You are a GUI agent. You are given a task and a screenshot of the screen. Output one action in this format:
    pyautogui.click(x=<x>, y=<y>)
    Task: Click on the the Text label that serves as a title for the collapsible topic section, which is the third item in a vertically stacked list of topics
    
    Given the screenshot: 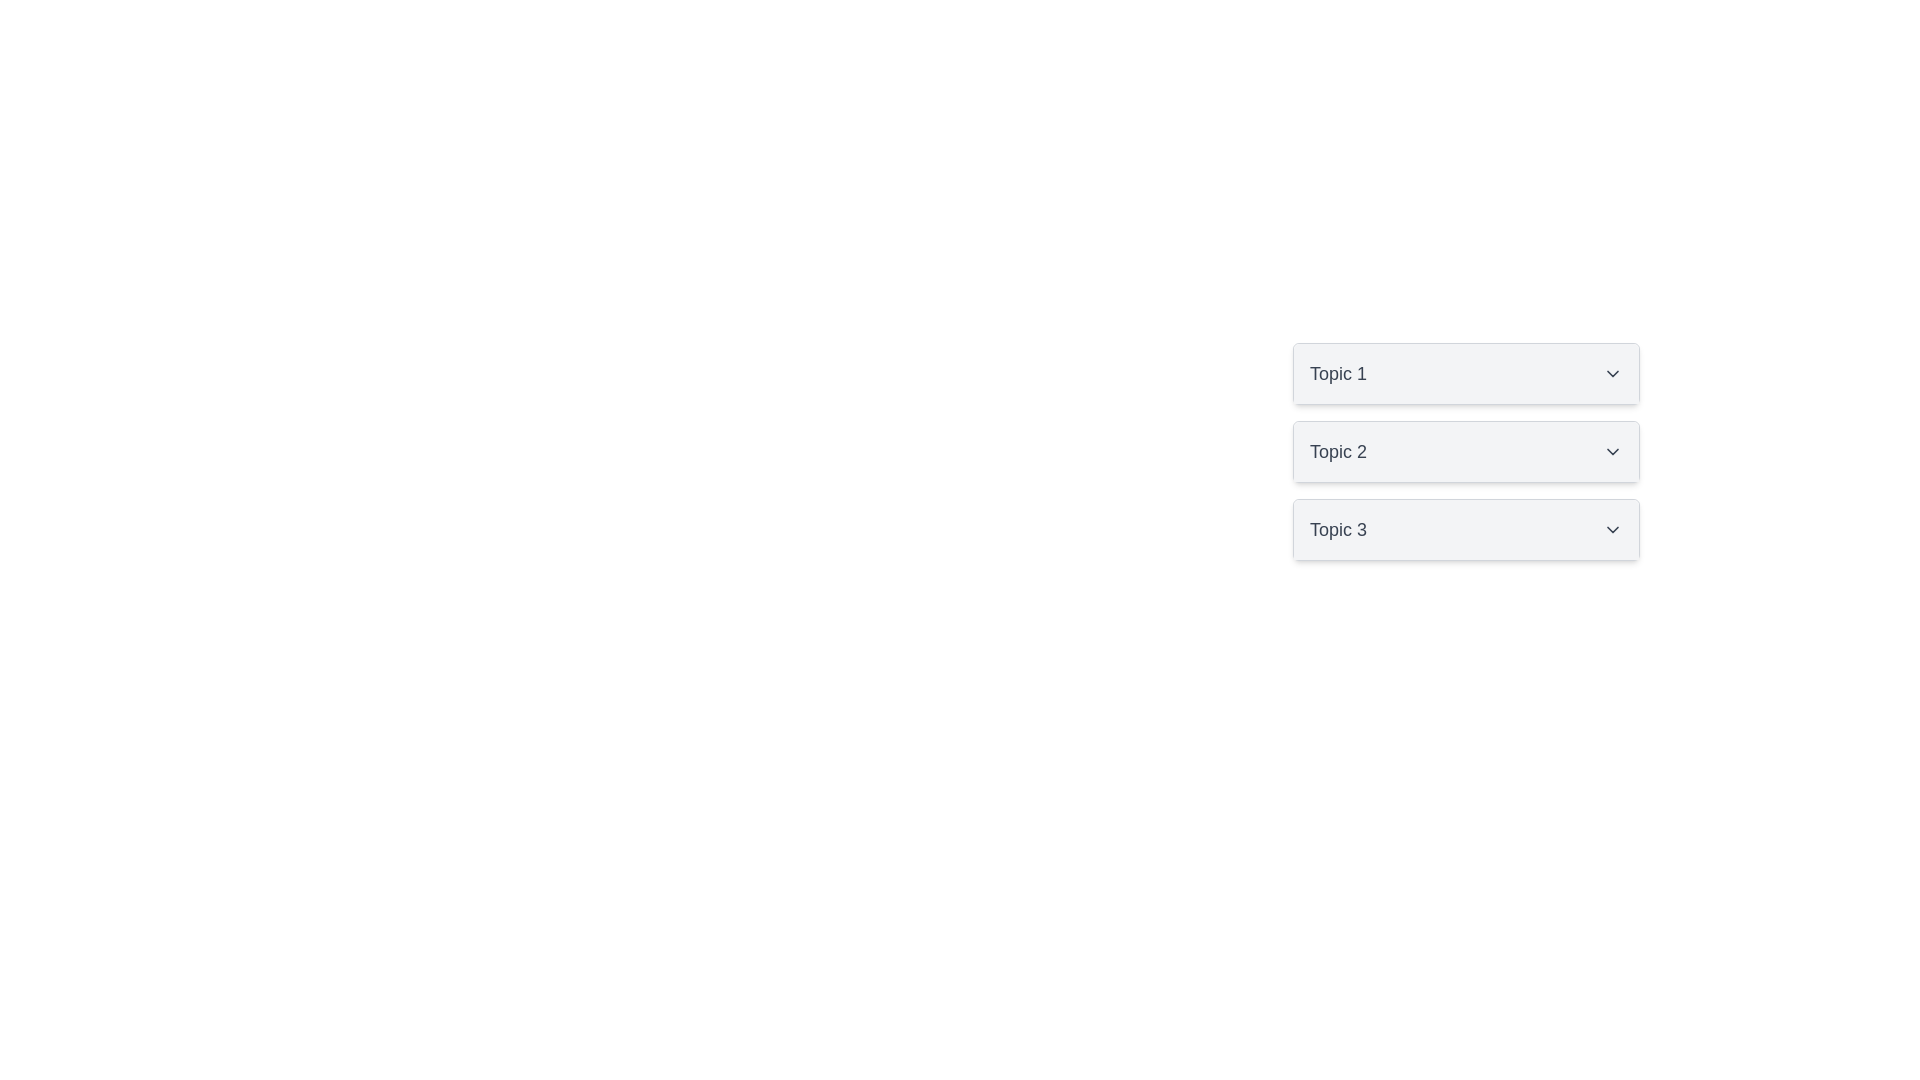 What is the action you would take?
    pyautogui.click(x=1338, y=528)
    